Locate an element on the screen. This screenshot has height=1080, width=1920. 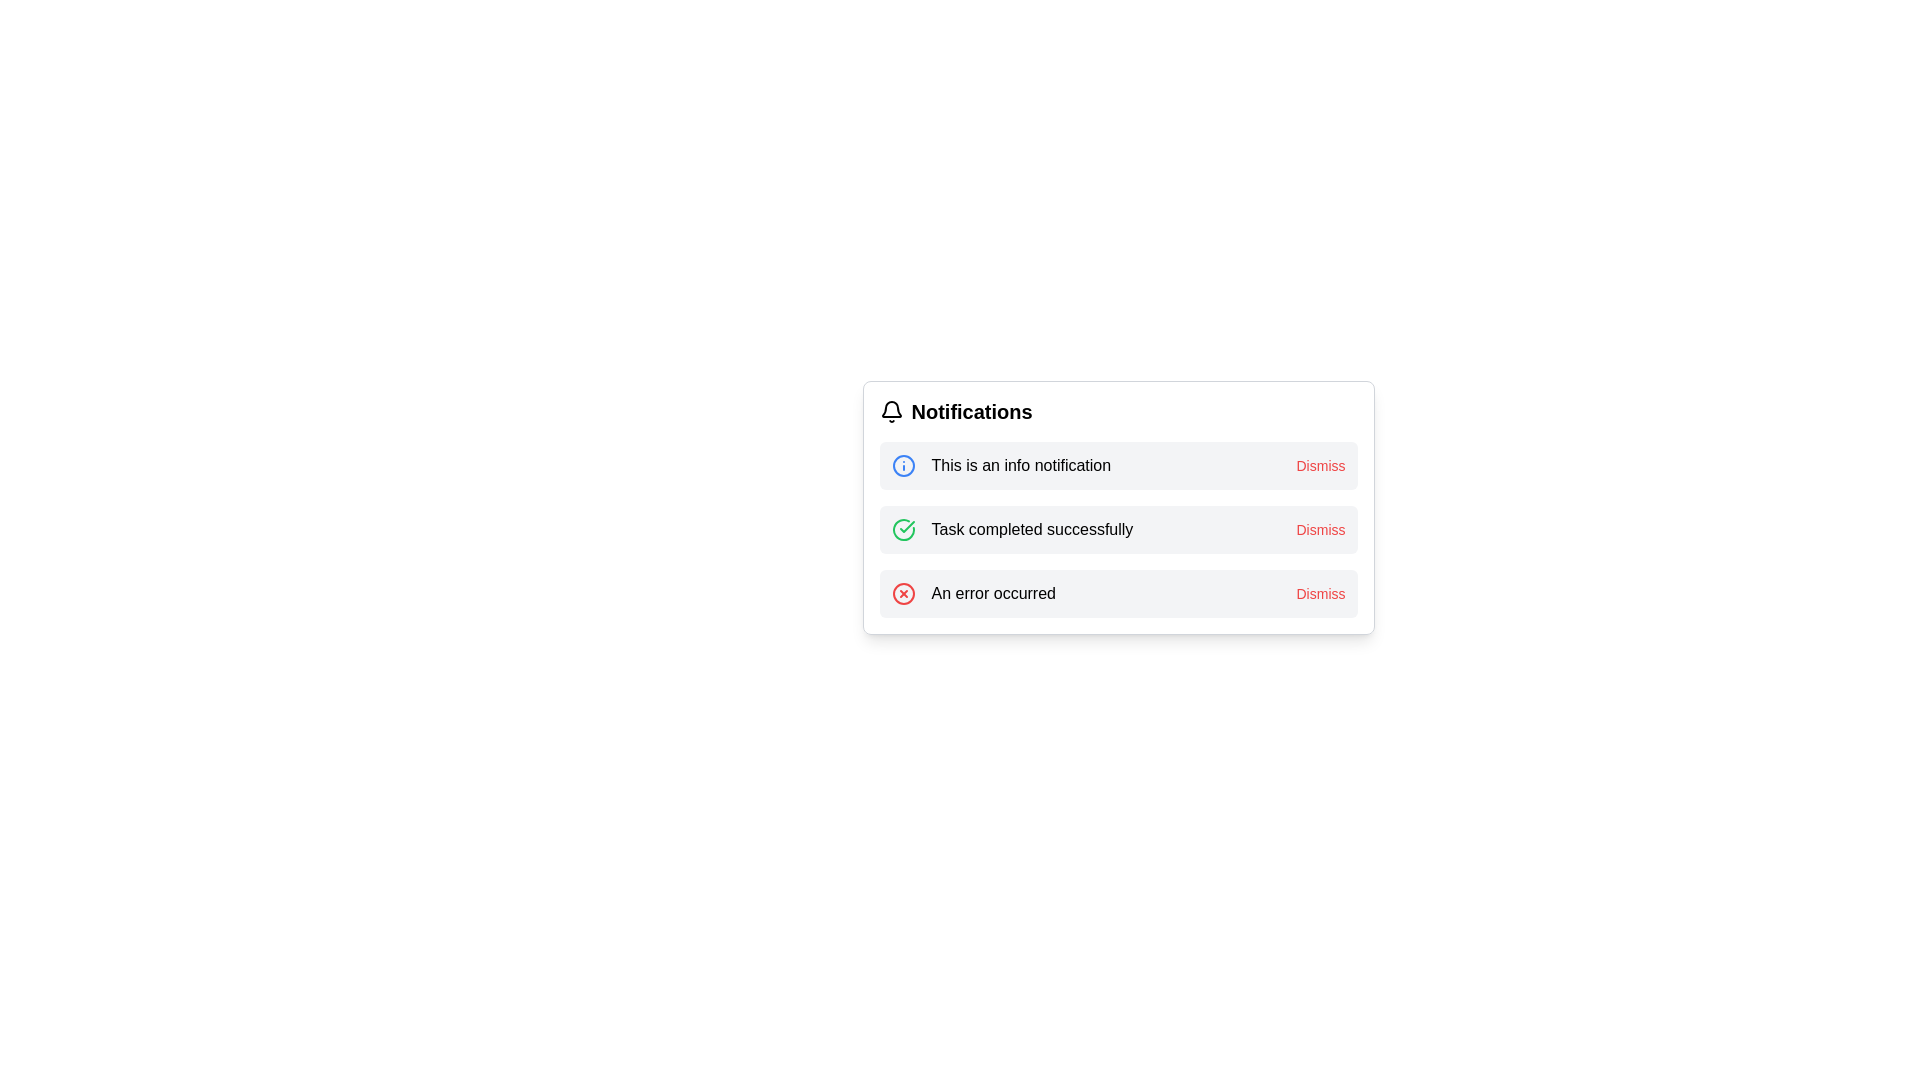
the notification that reads 'Task completed successfully' is located at coordinates (1117, 528).